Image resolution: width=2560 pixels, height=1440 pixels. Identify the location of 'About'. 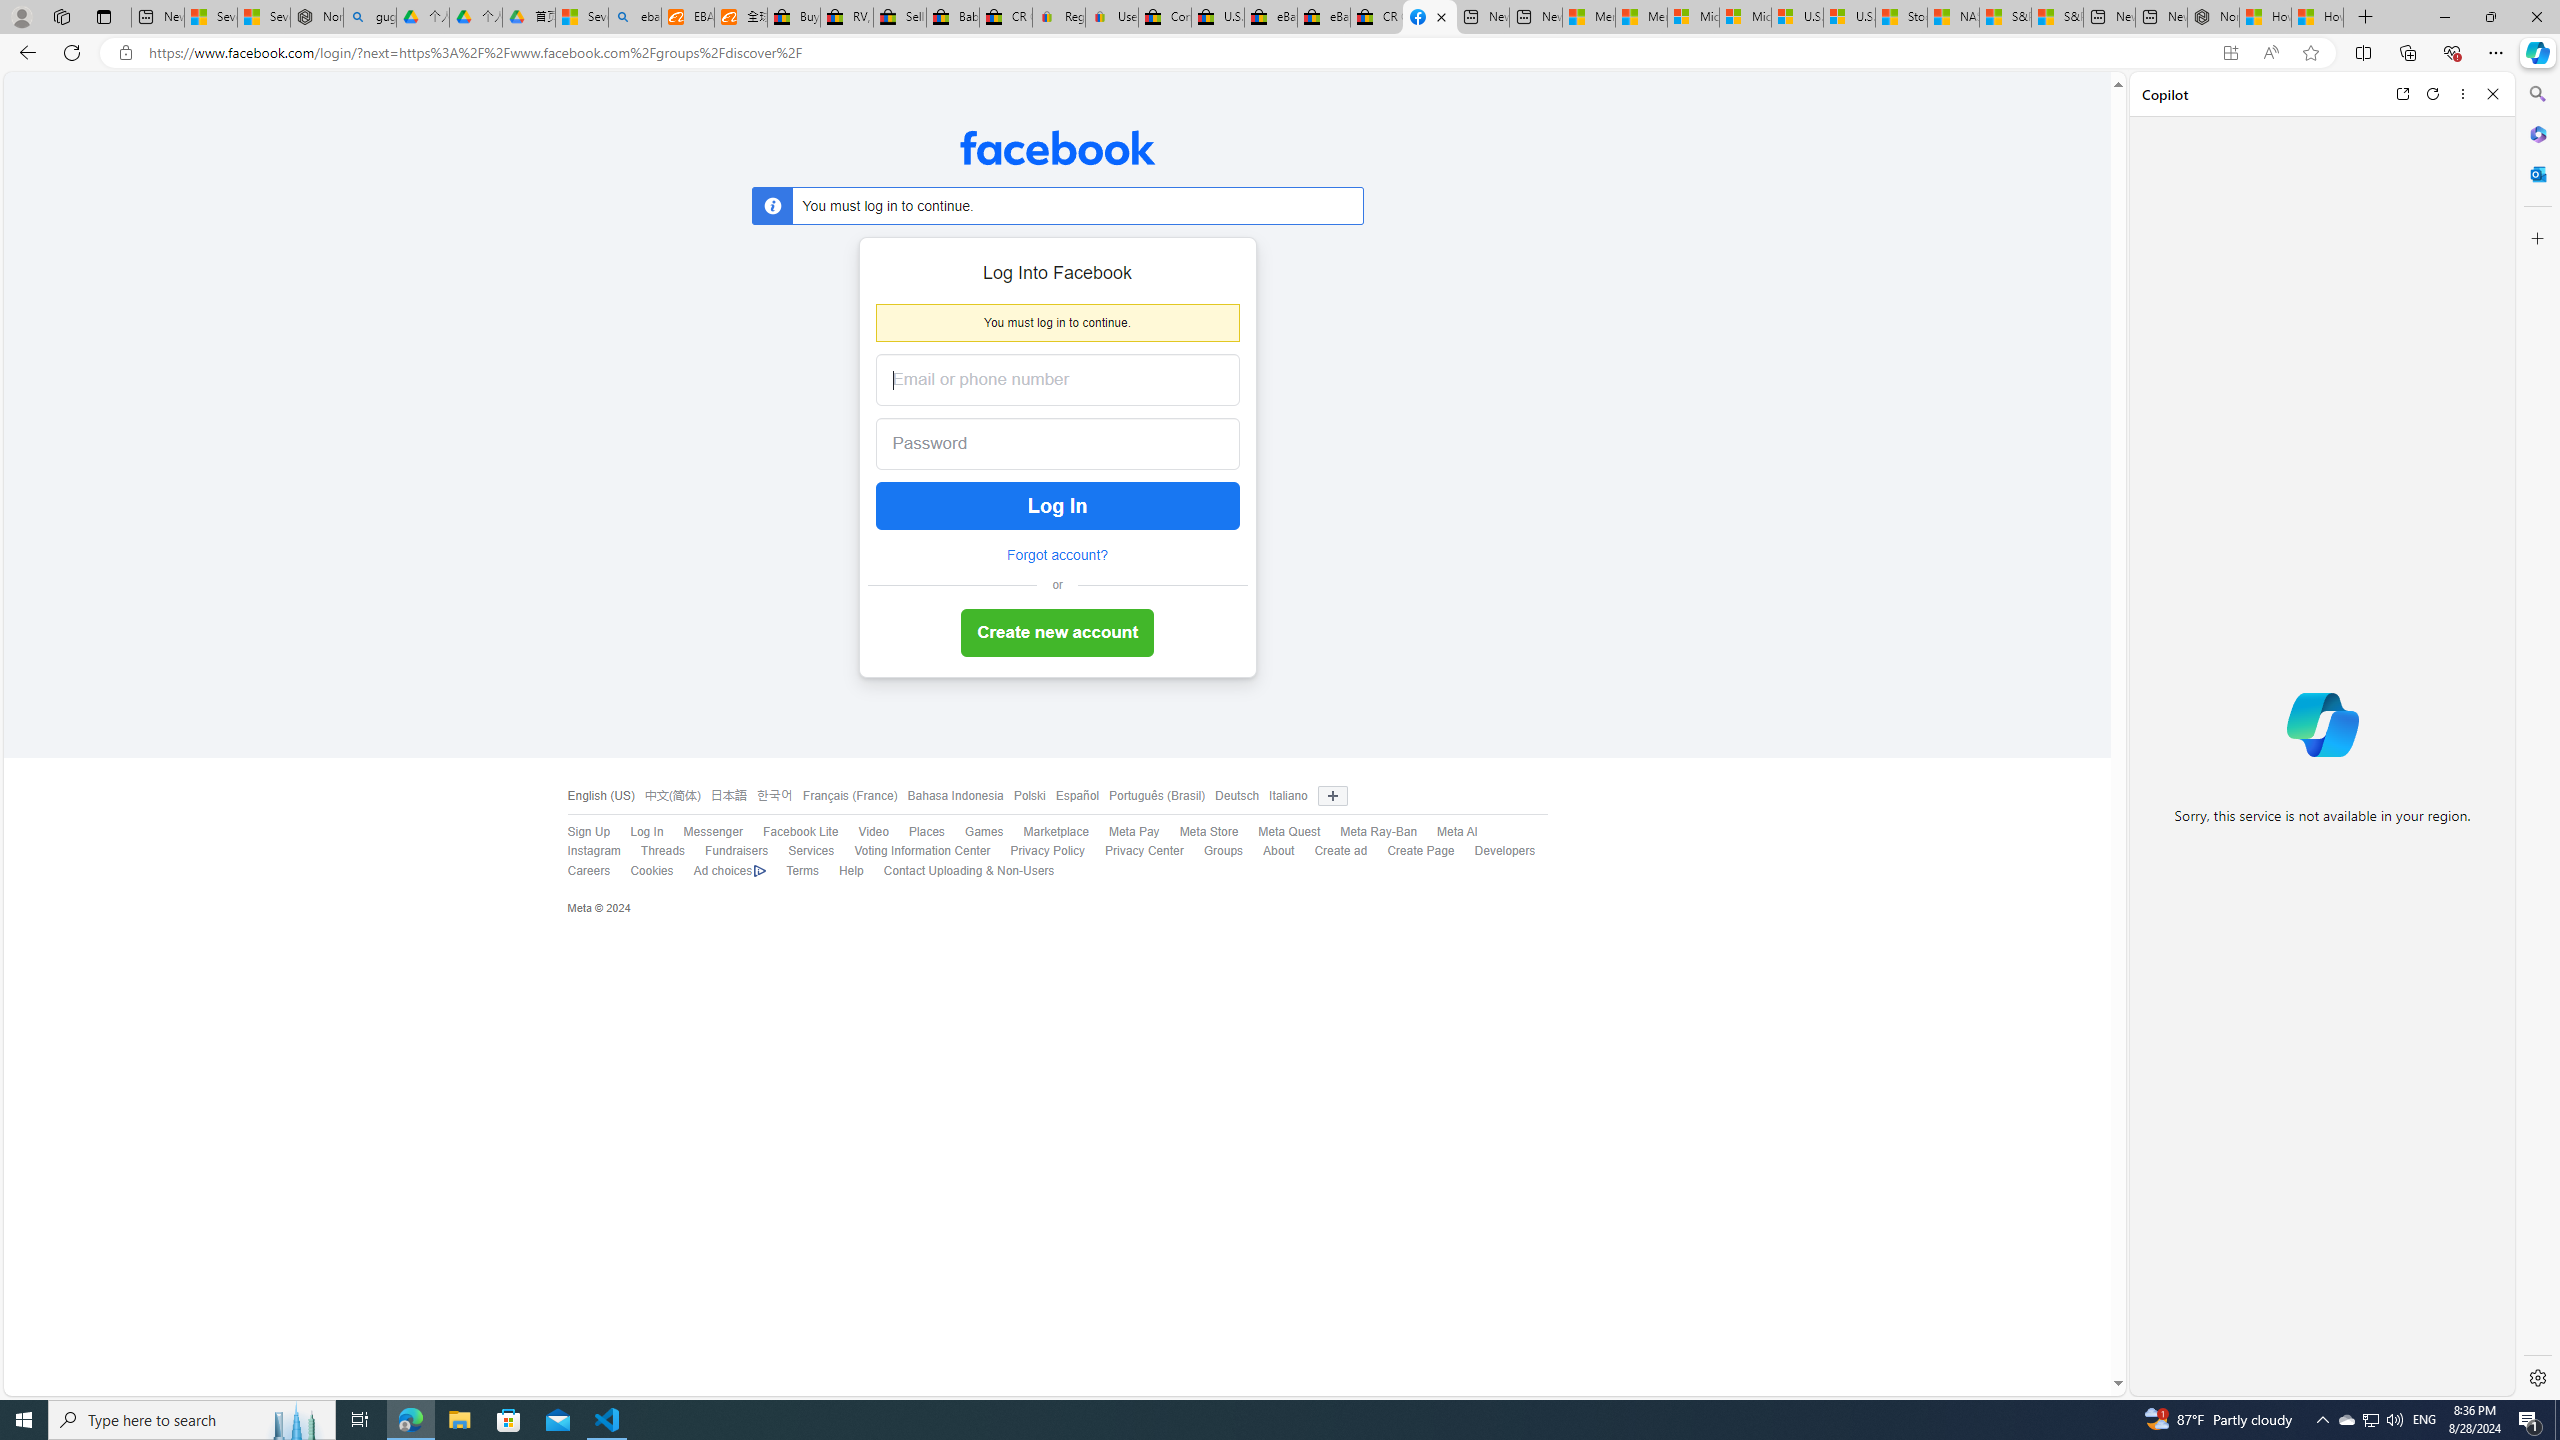
(1277, 850).